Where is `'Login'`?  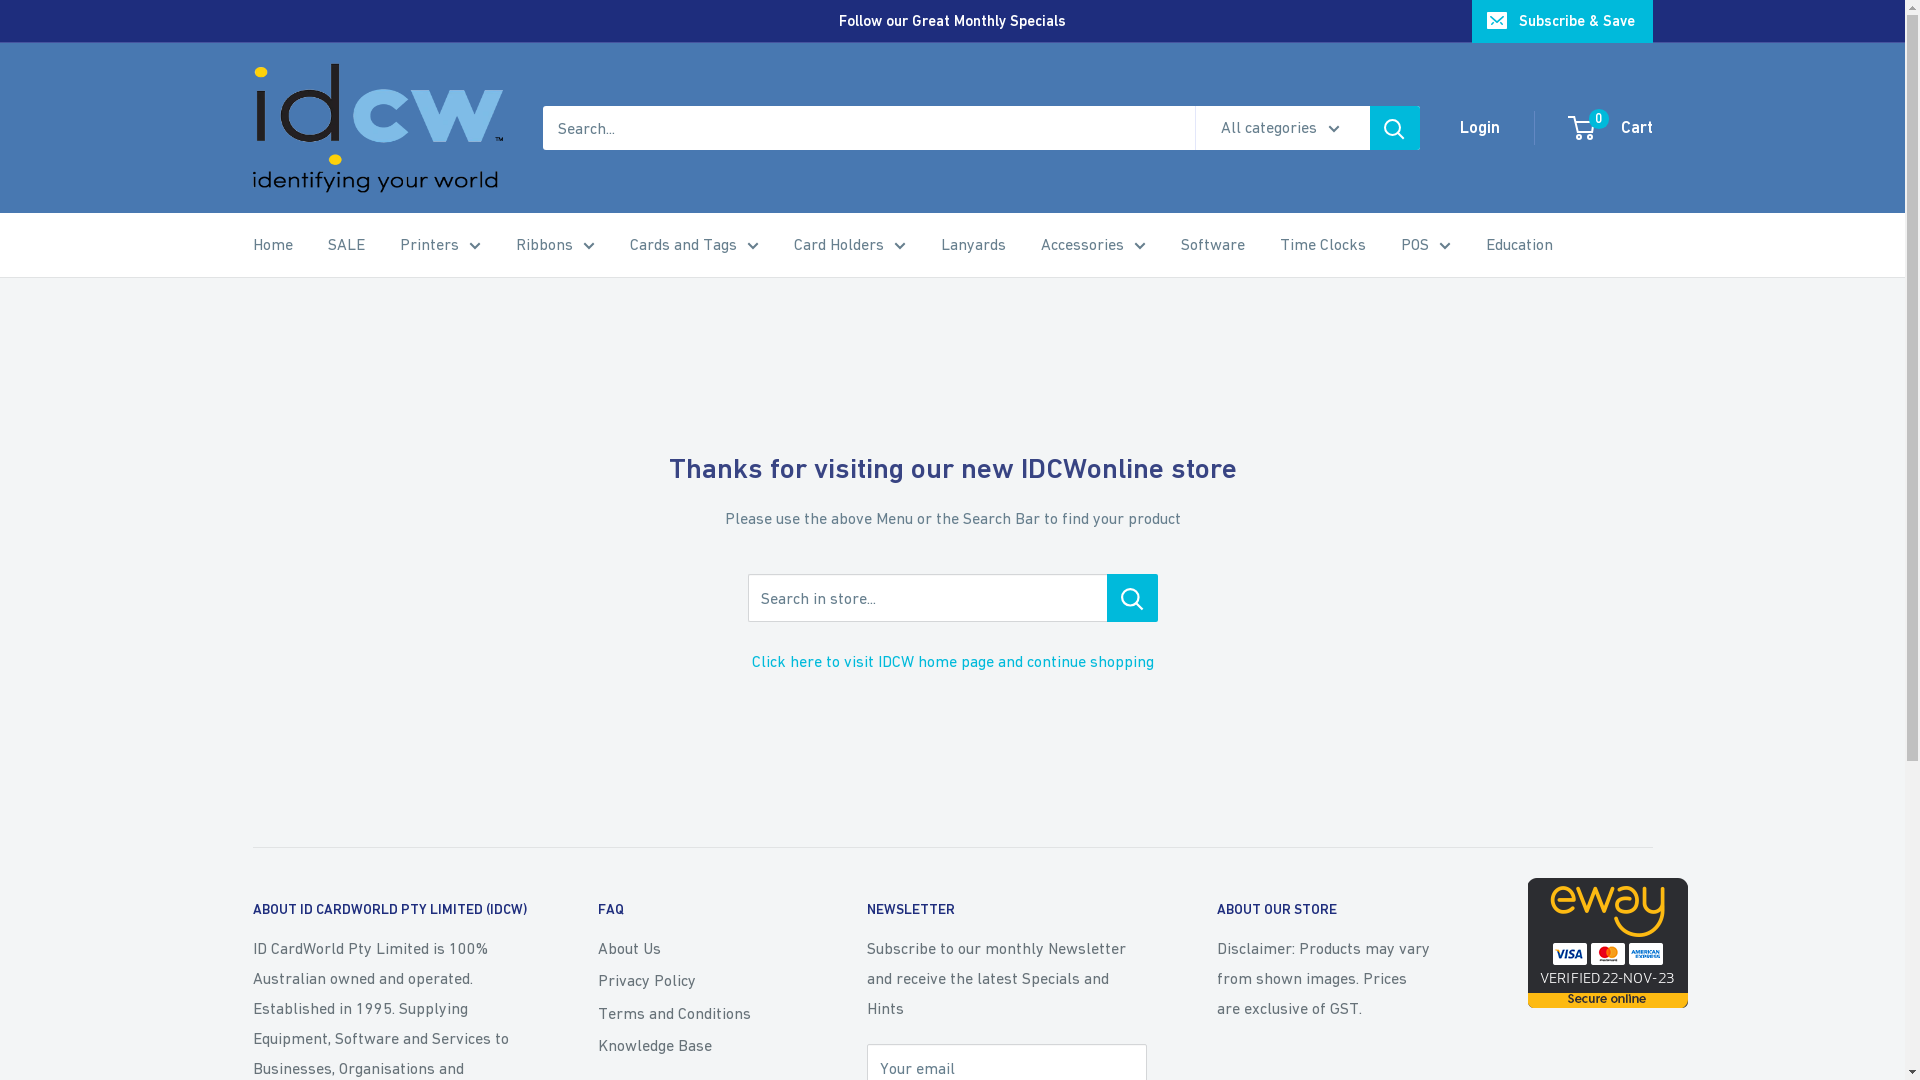 'Login' is located at coordinates (1479, 127).